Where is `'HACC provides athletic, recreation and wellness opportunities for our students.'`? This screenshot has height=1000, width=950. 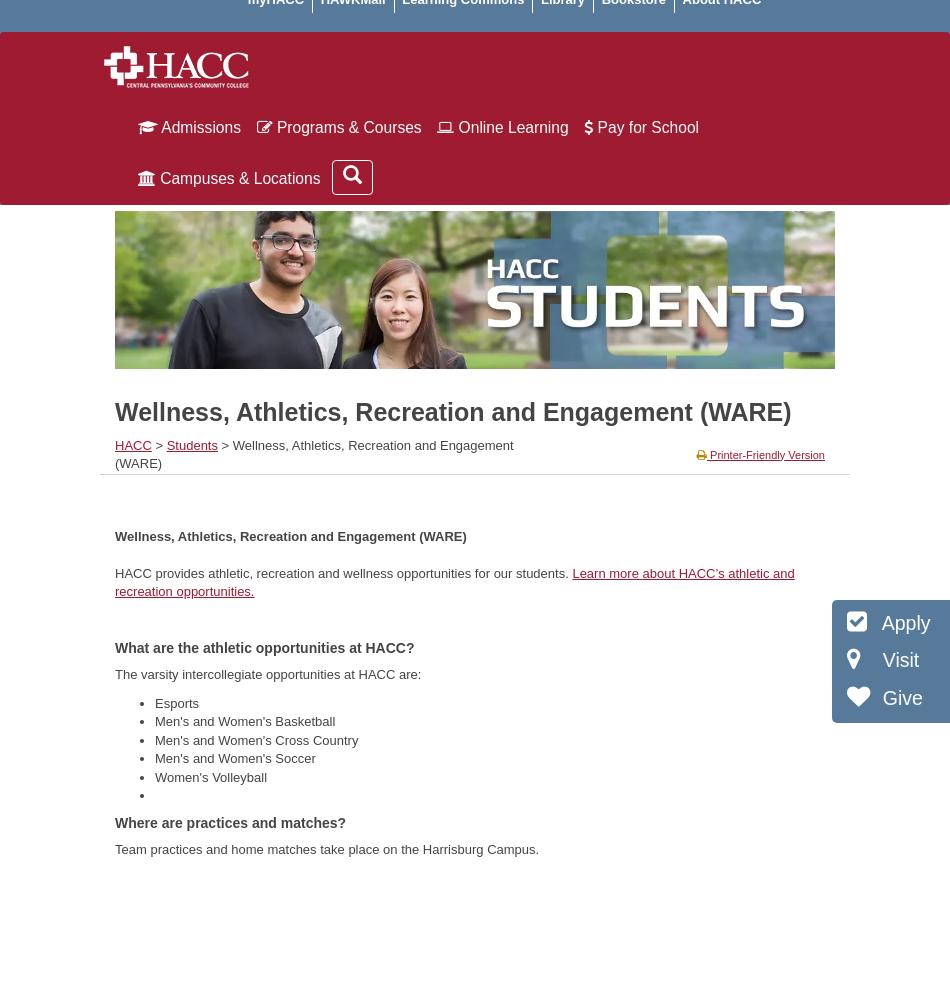
'HACC provides athletic, recreation and wellness opportunities for our students.' is located at coordinates (115, 571).